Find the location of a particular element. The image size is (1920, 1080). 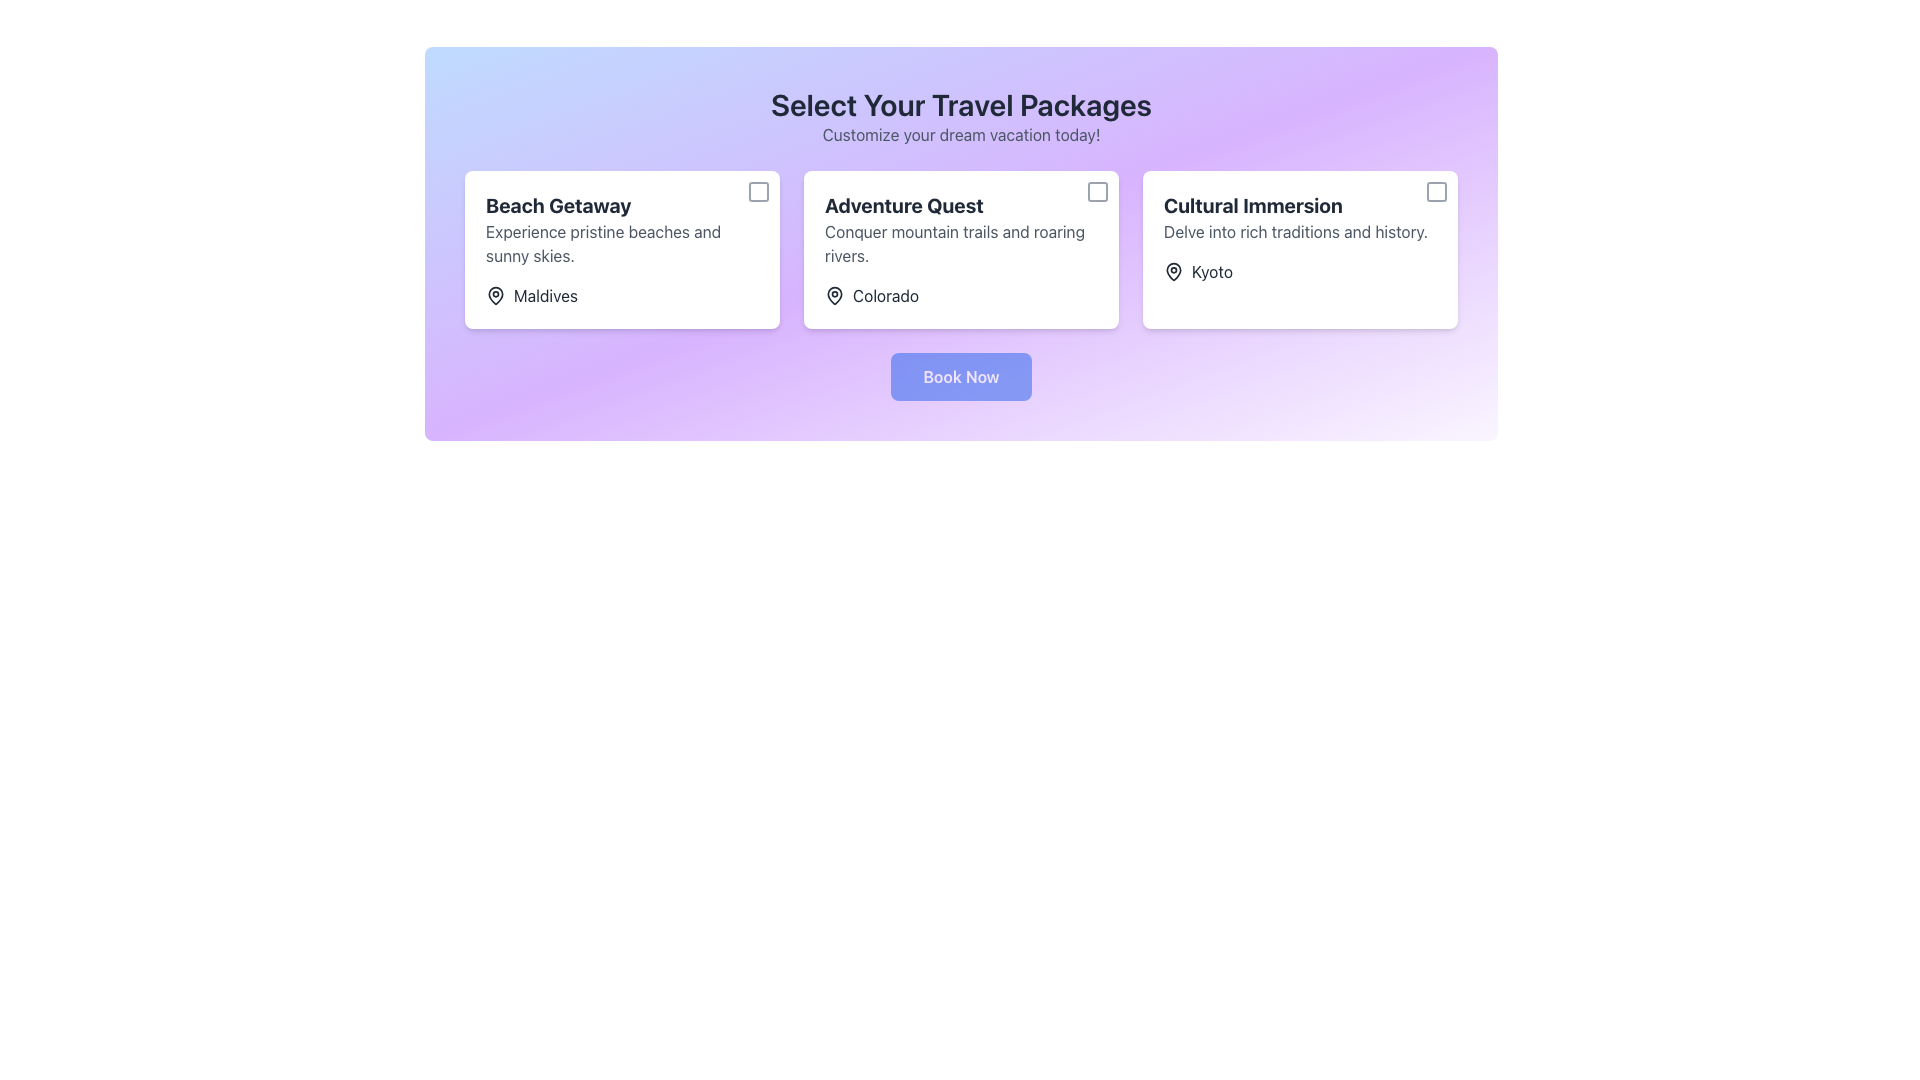

the text label displaying 'Colorado' which is positioned in the middle card under the 'Adventure Quest' section, aligned left next to a map pin icon is located at coordinates (885, 296).